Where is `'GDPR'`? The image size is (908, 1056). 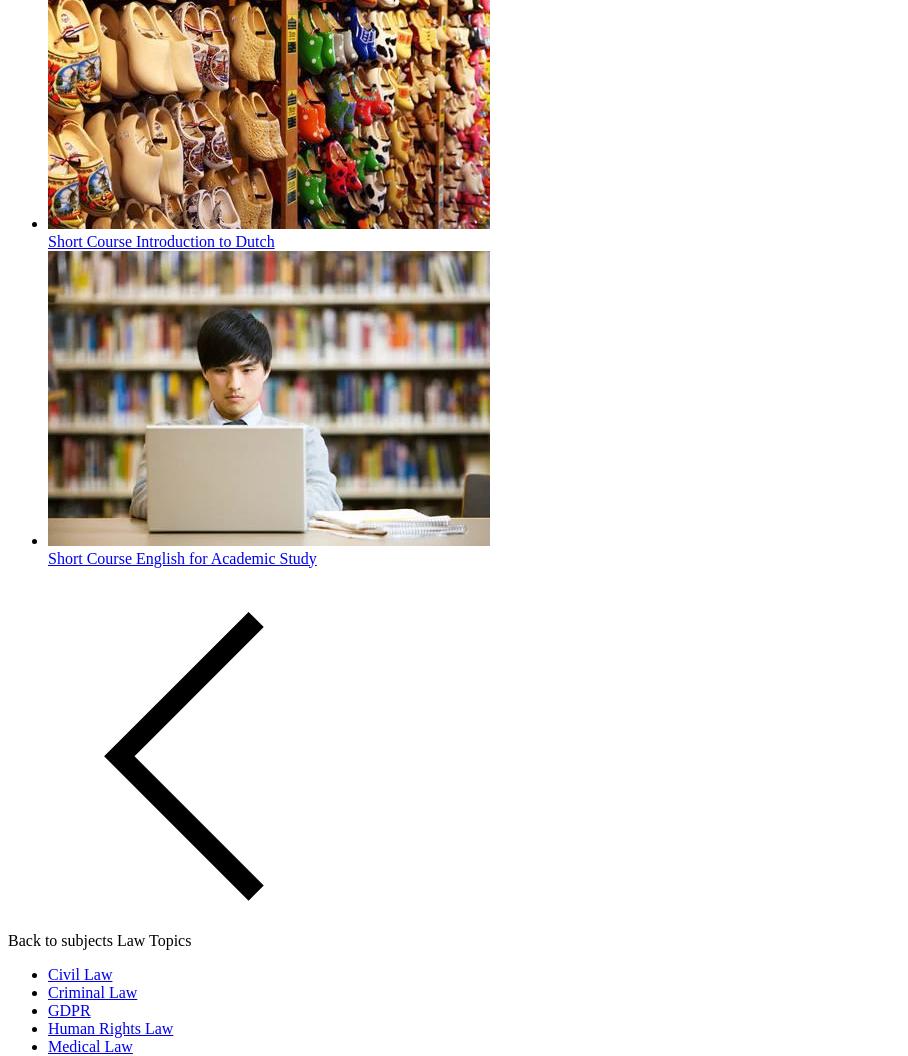
'GDPR' is located at coordinates (48, 1008).